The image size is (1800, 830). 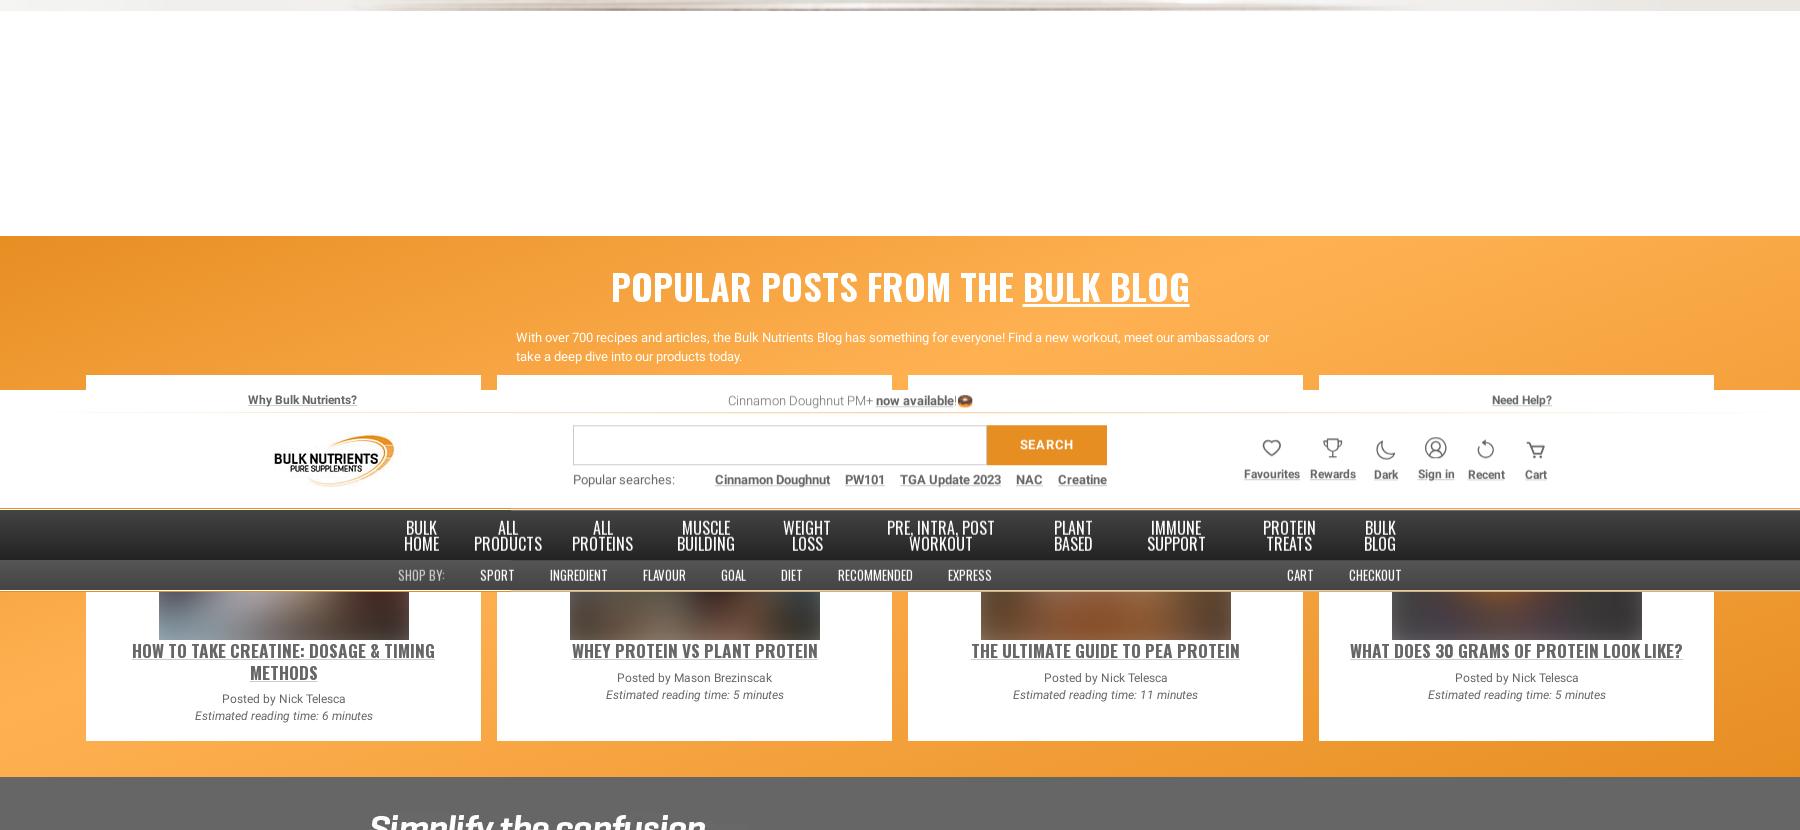 I want to click on 'Information', so click(x=1196, y=304).